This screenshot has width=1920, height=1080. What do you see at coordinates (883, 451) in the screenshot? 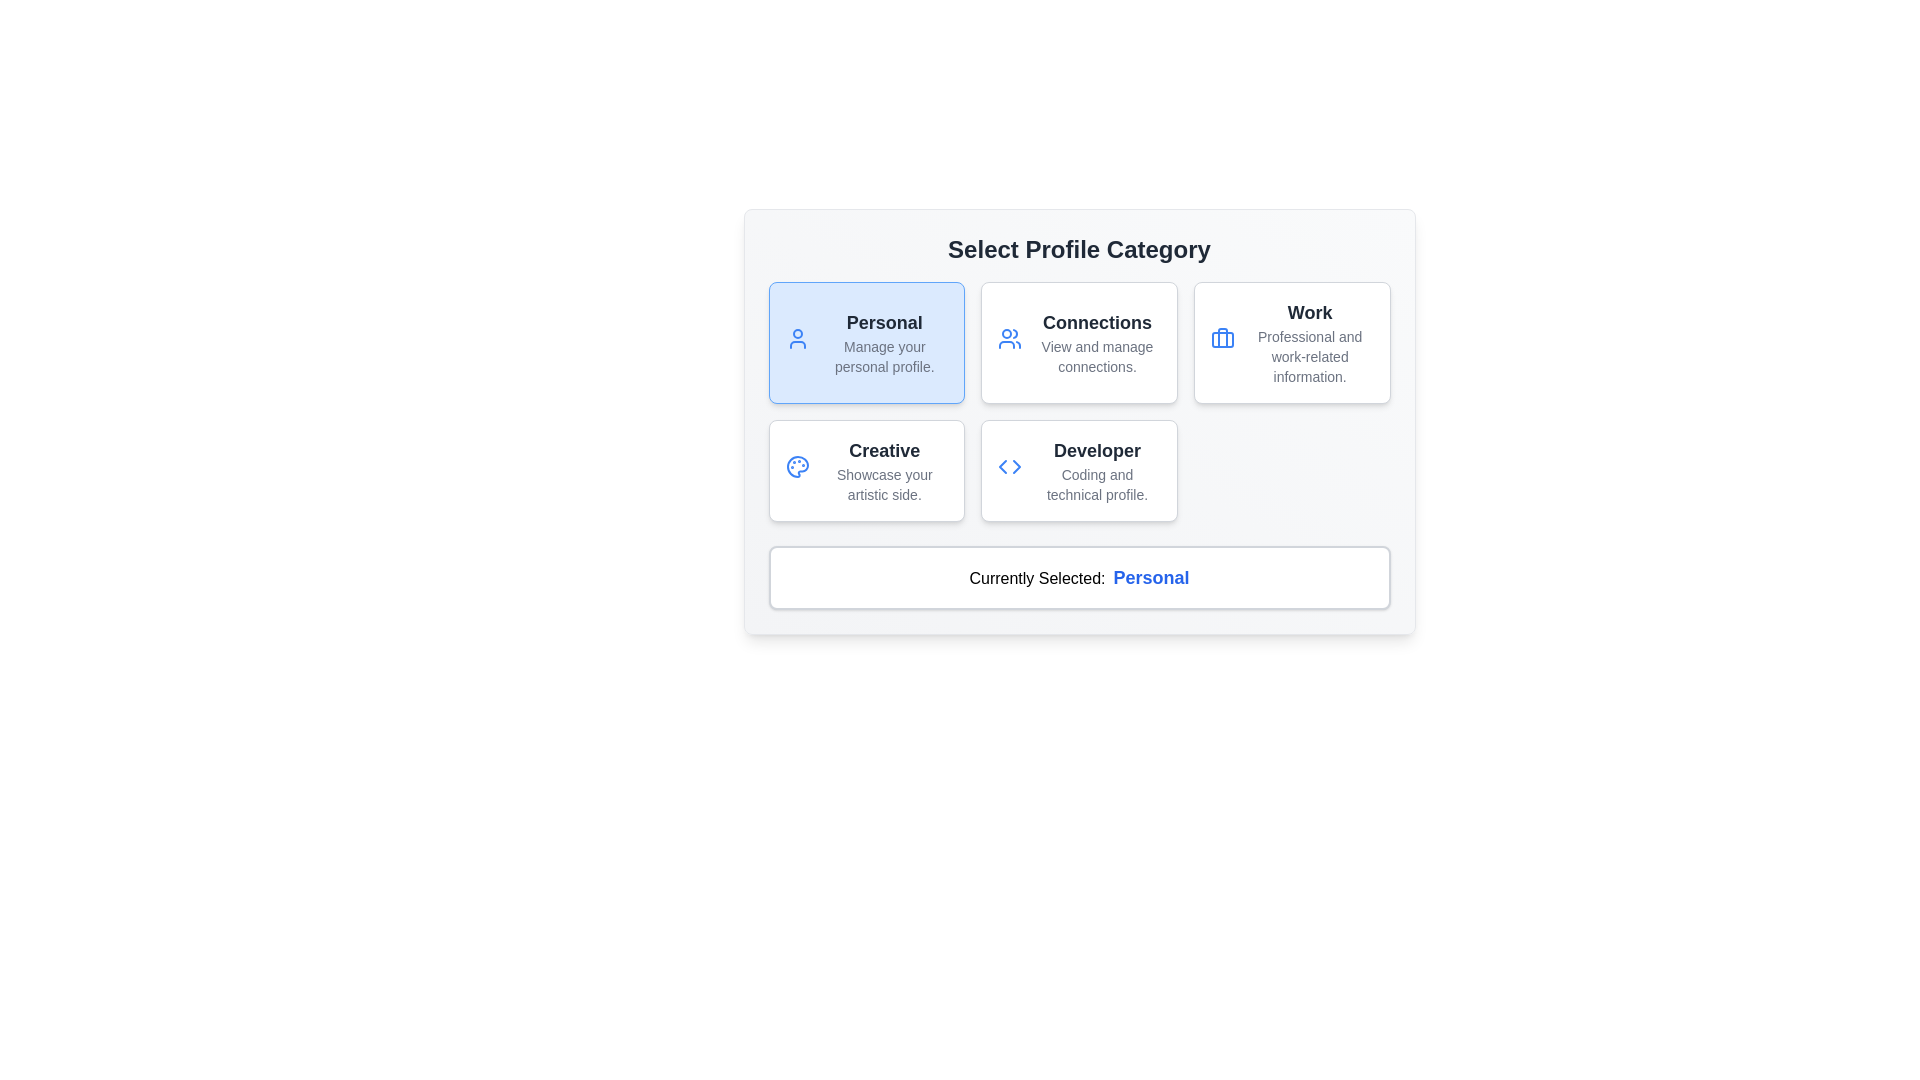
I see `the bold text label reading 'Creative' which is prominently positioned within a card in the second row, first column of a grid layout` at bounding box center [883, 451].